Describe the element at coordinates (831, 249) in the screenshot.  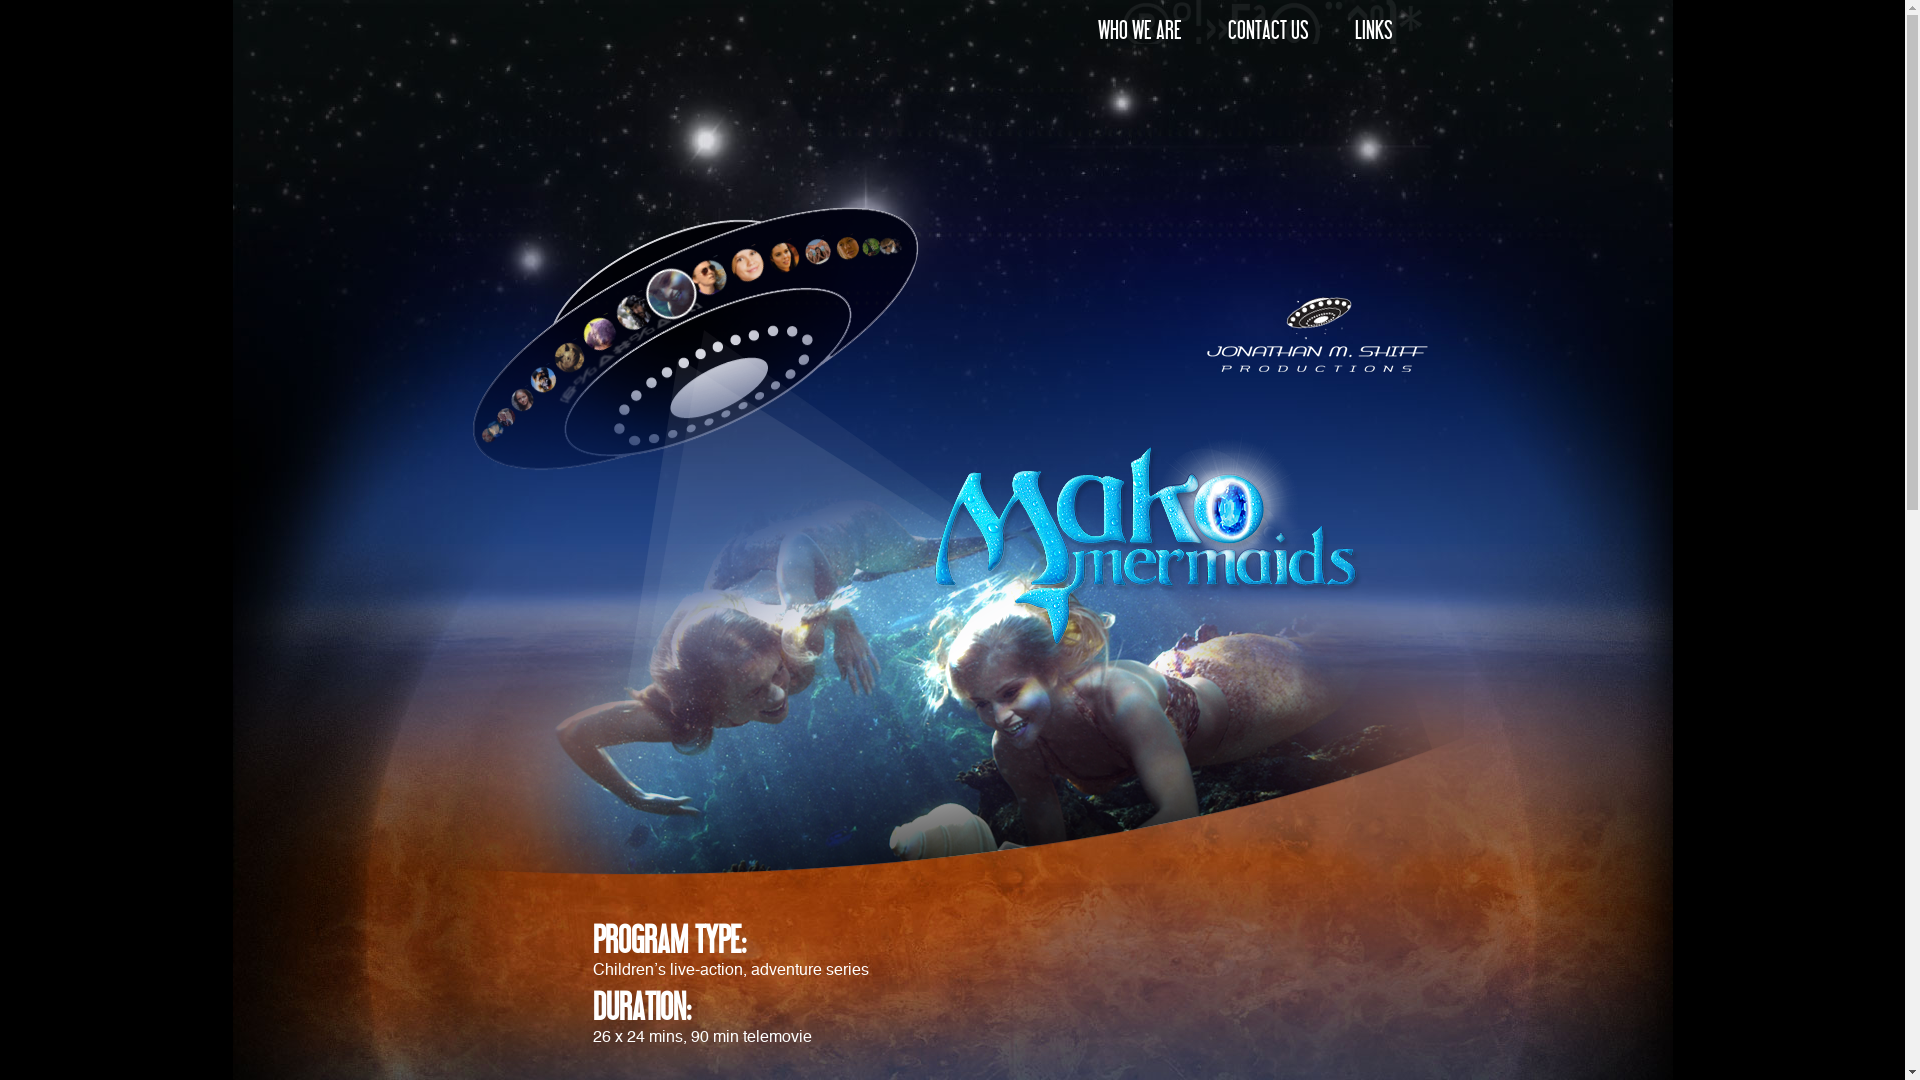
I see `'The Lost Treasure of Fiji'` at that location.